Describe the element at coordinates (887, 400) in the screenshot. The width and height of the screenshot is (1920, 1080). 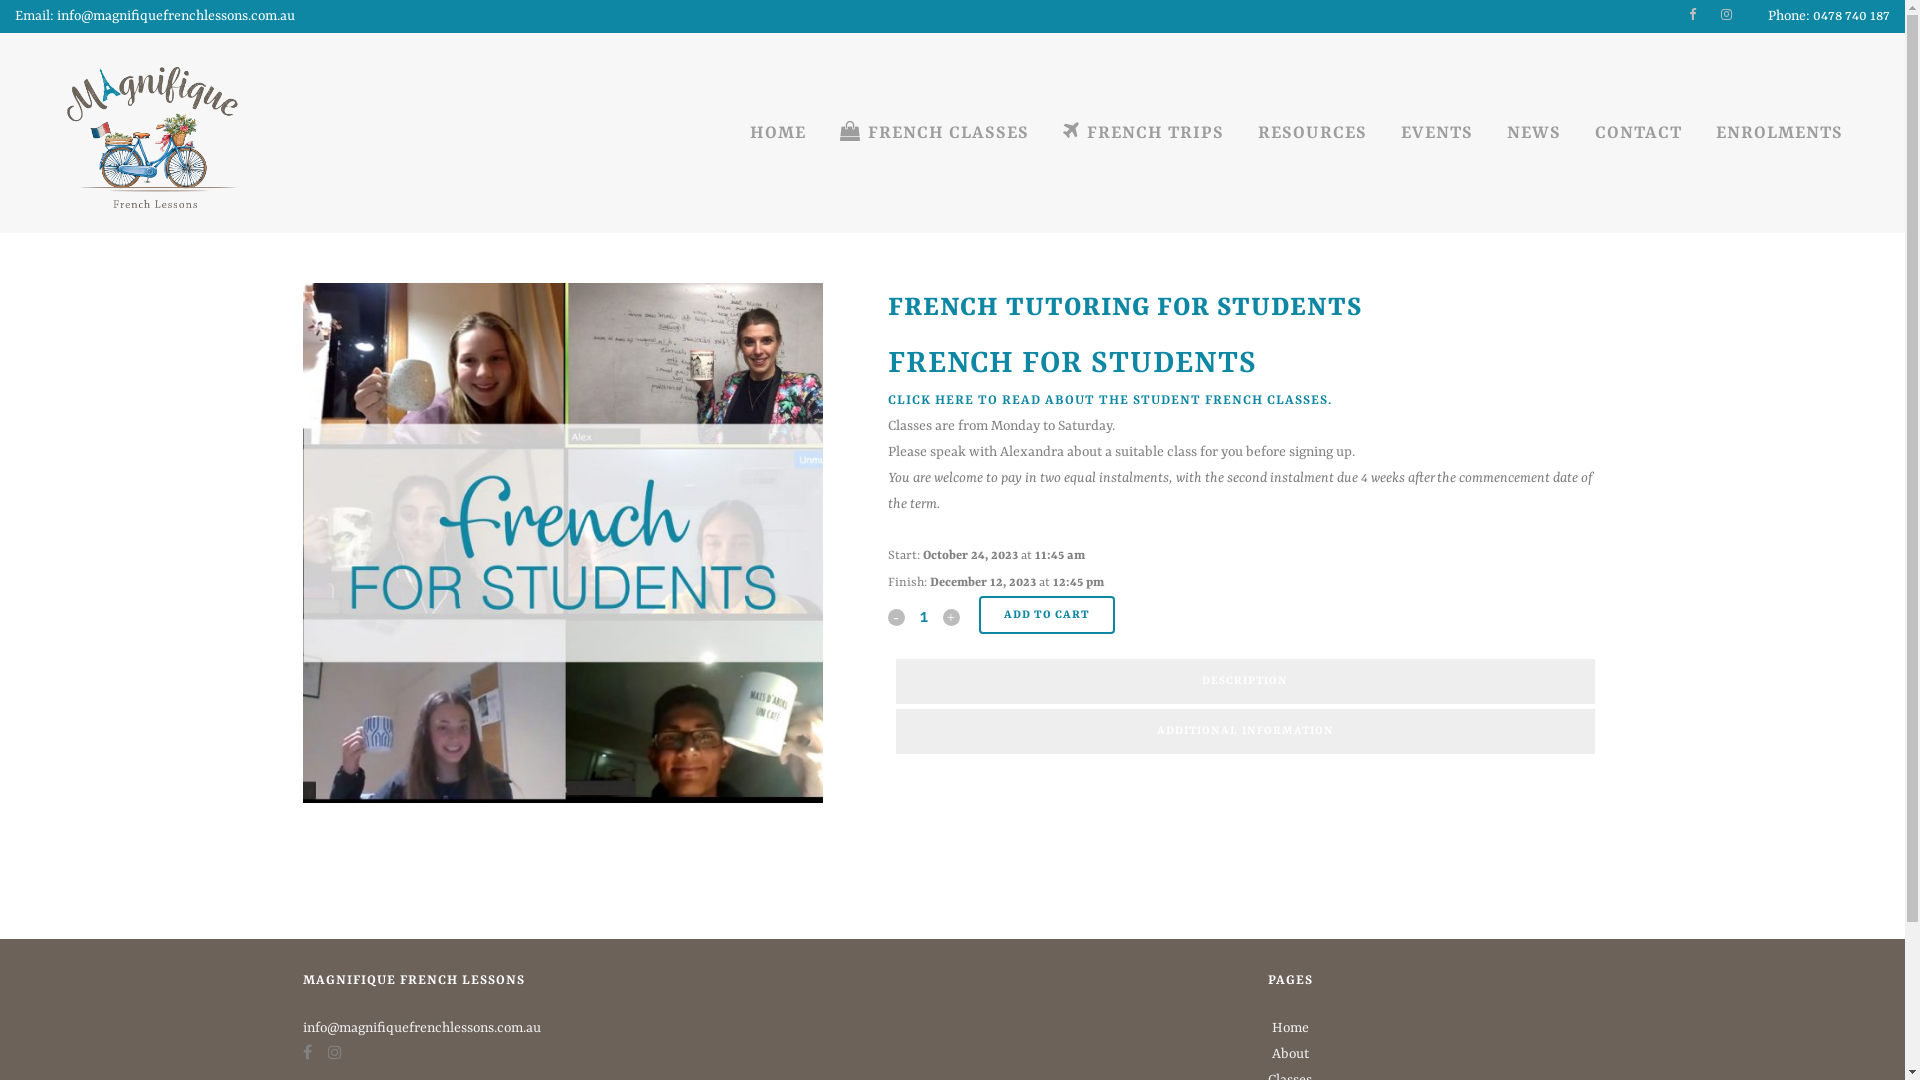
I see `'CLICK HERE'` at that location.